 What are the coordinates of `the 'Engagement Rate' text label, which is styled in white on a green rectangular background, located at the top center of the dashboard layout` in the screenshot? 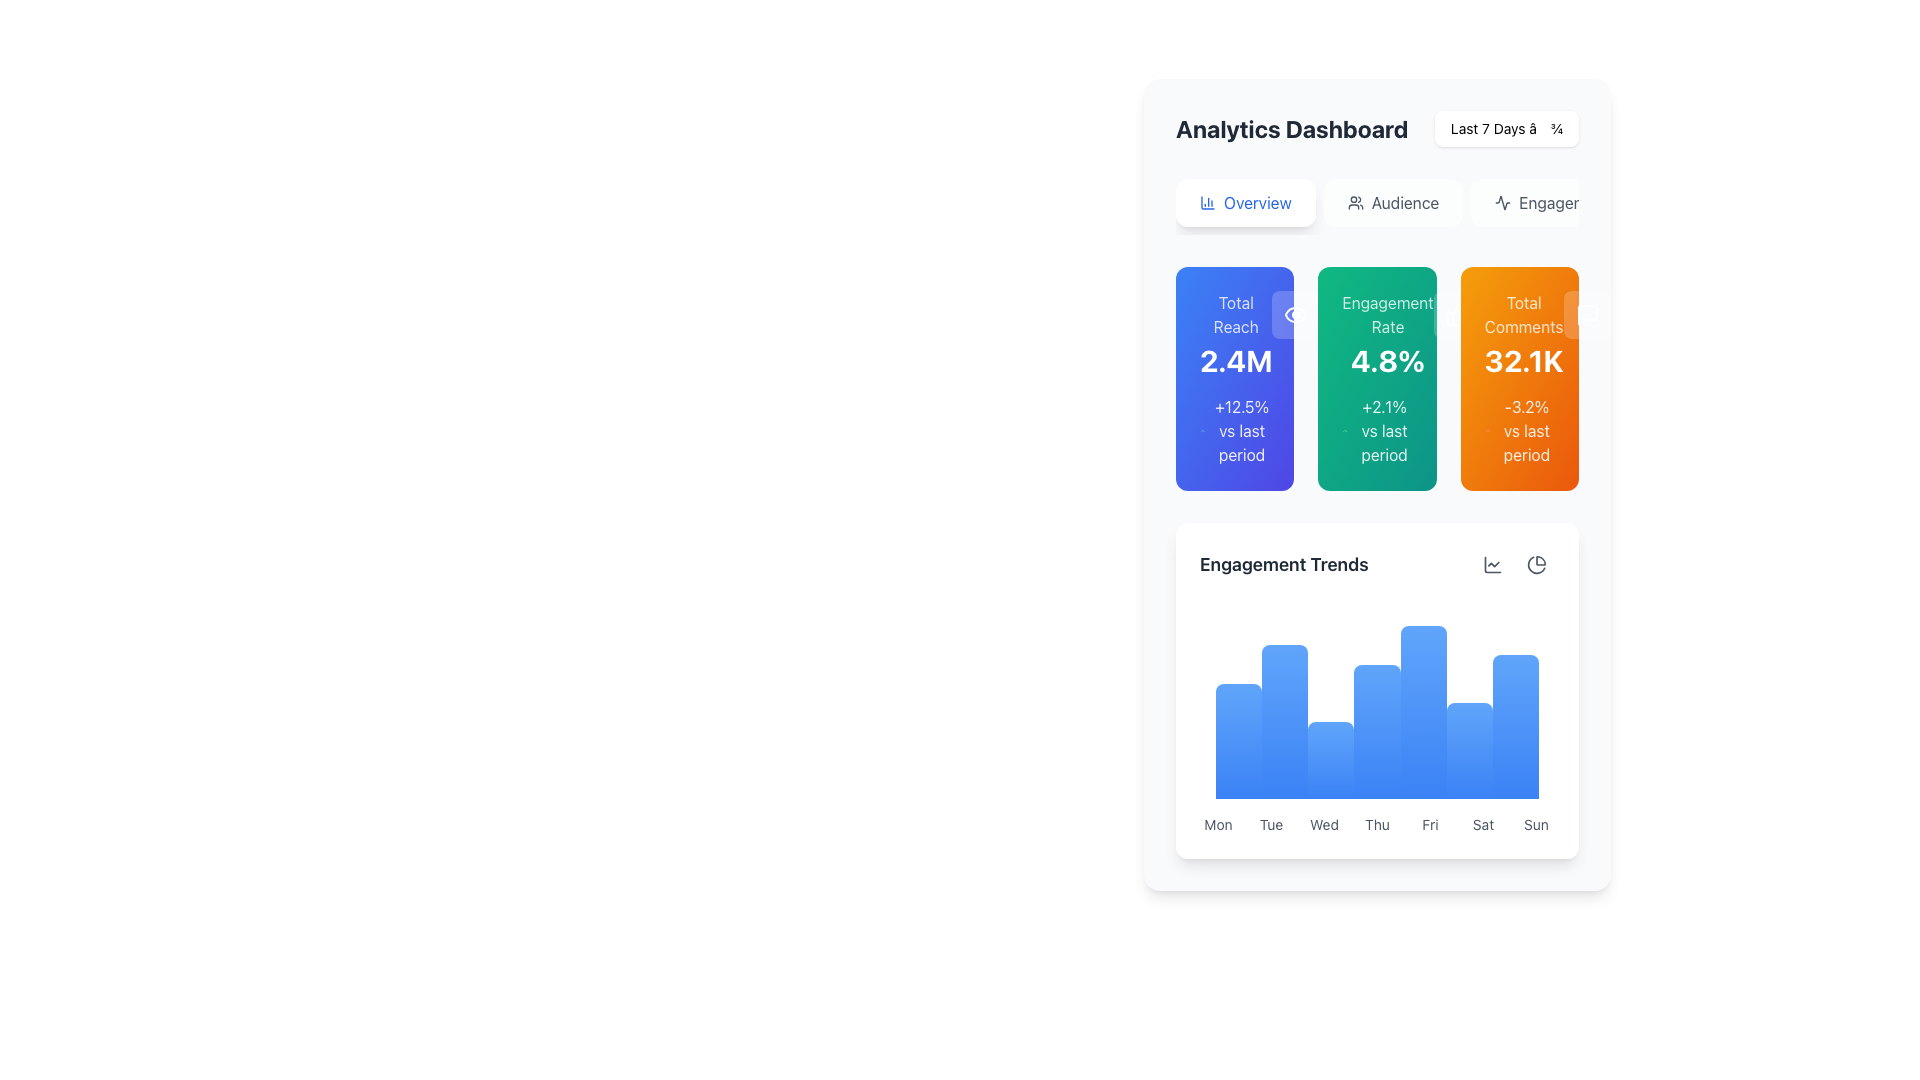 It's located at (1386, 315).